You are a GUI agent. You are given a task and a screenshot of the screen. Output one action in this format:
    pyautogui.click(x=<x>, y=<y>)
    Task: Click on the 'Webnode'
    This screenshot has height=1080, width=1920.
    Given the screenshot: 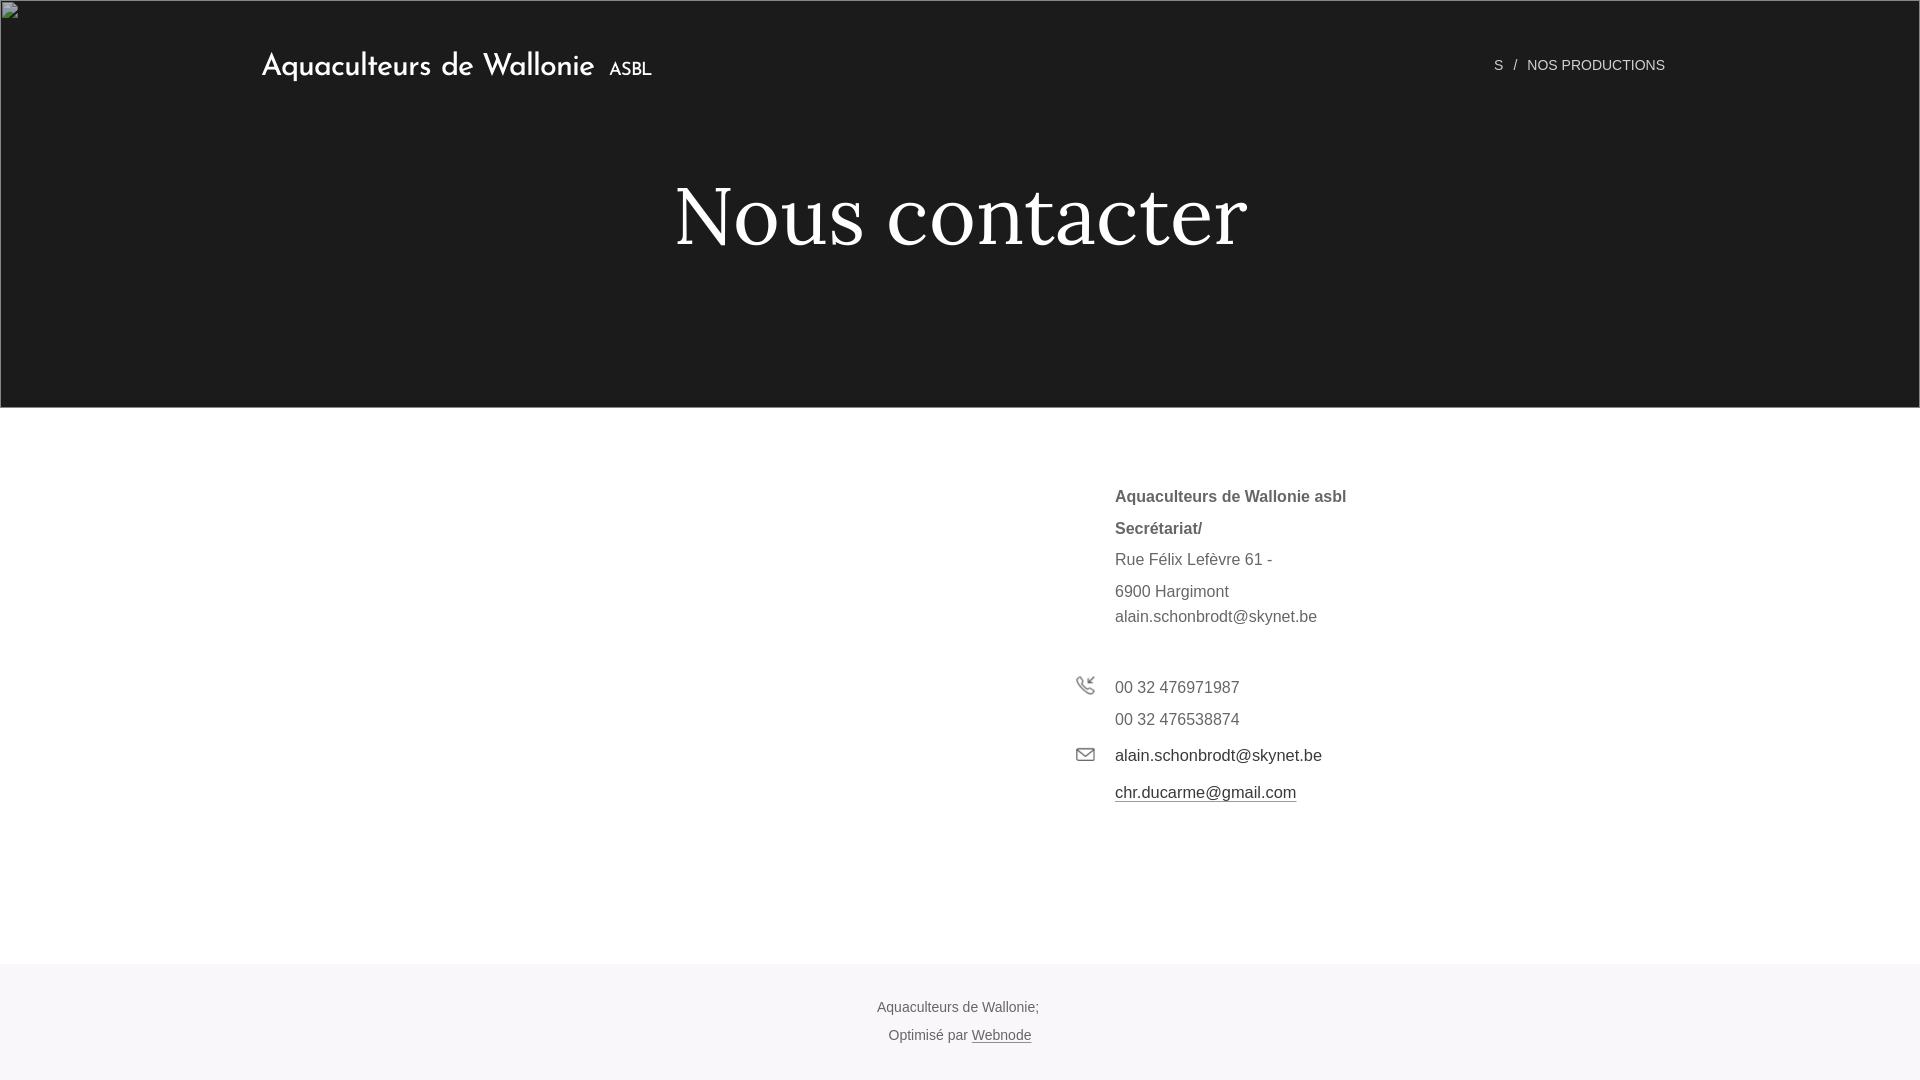 What is the action you would take?
    pyautogui.click(x=1002, y=1034)
    